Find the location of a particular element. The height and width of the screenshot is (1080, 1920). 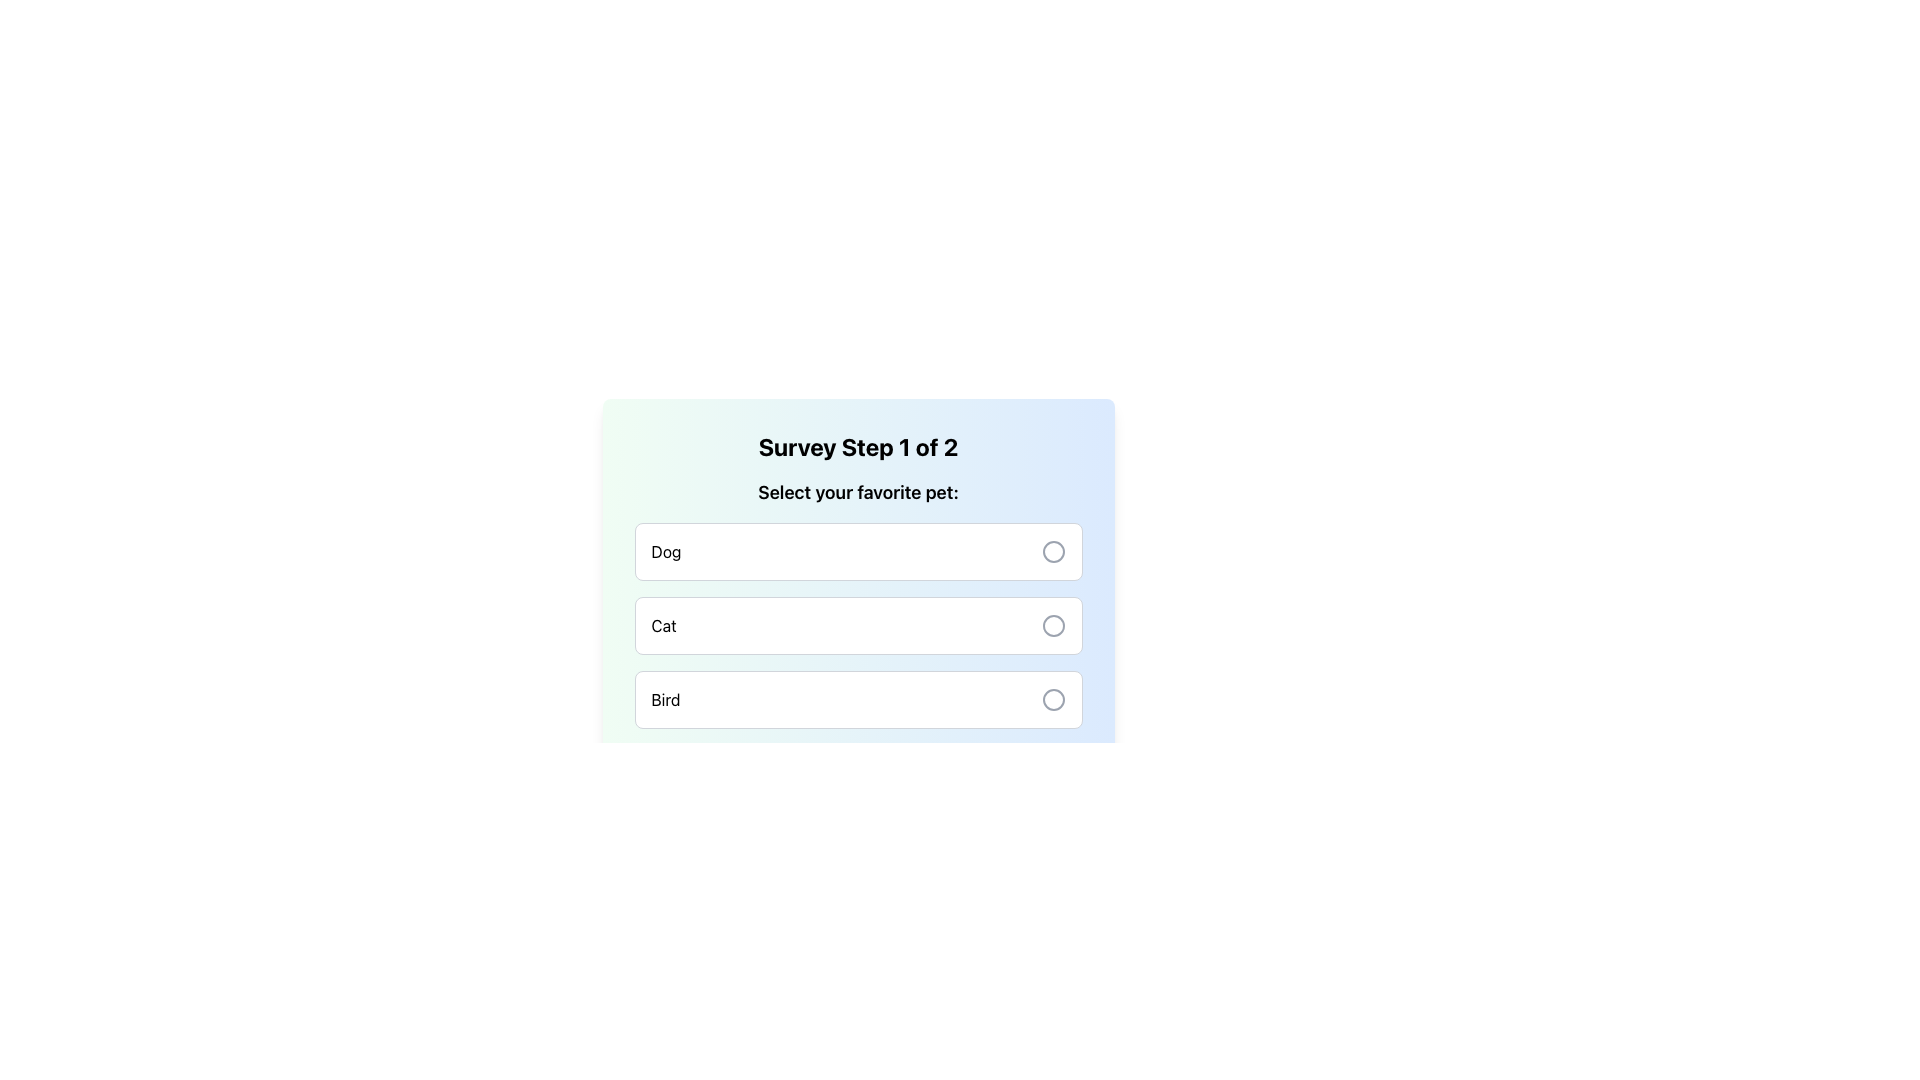

the radio button that selects the option labeled 'Cat' in the survey interface is located at coordinates (1052, 624).